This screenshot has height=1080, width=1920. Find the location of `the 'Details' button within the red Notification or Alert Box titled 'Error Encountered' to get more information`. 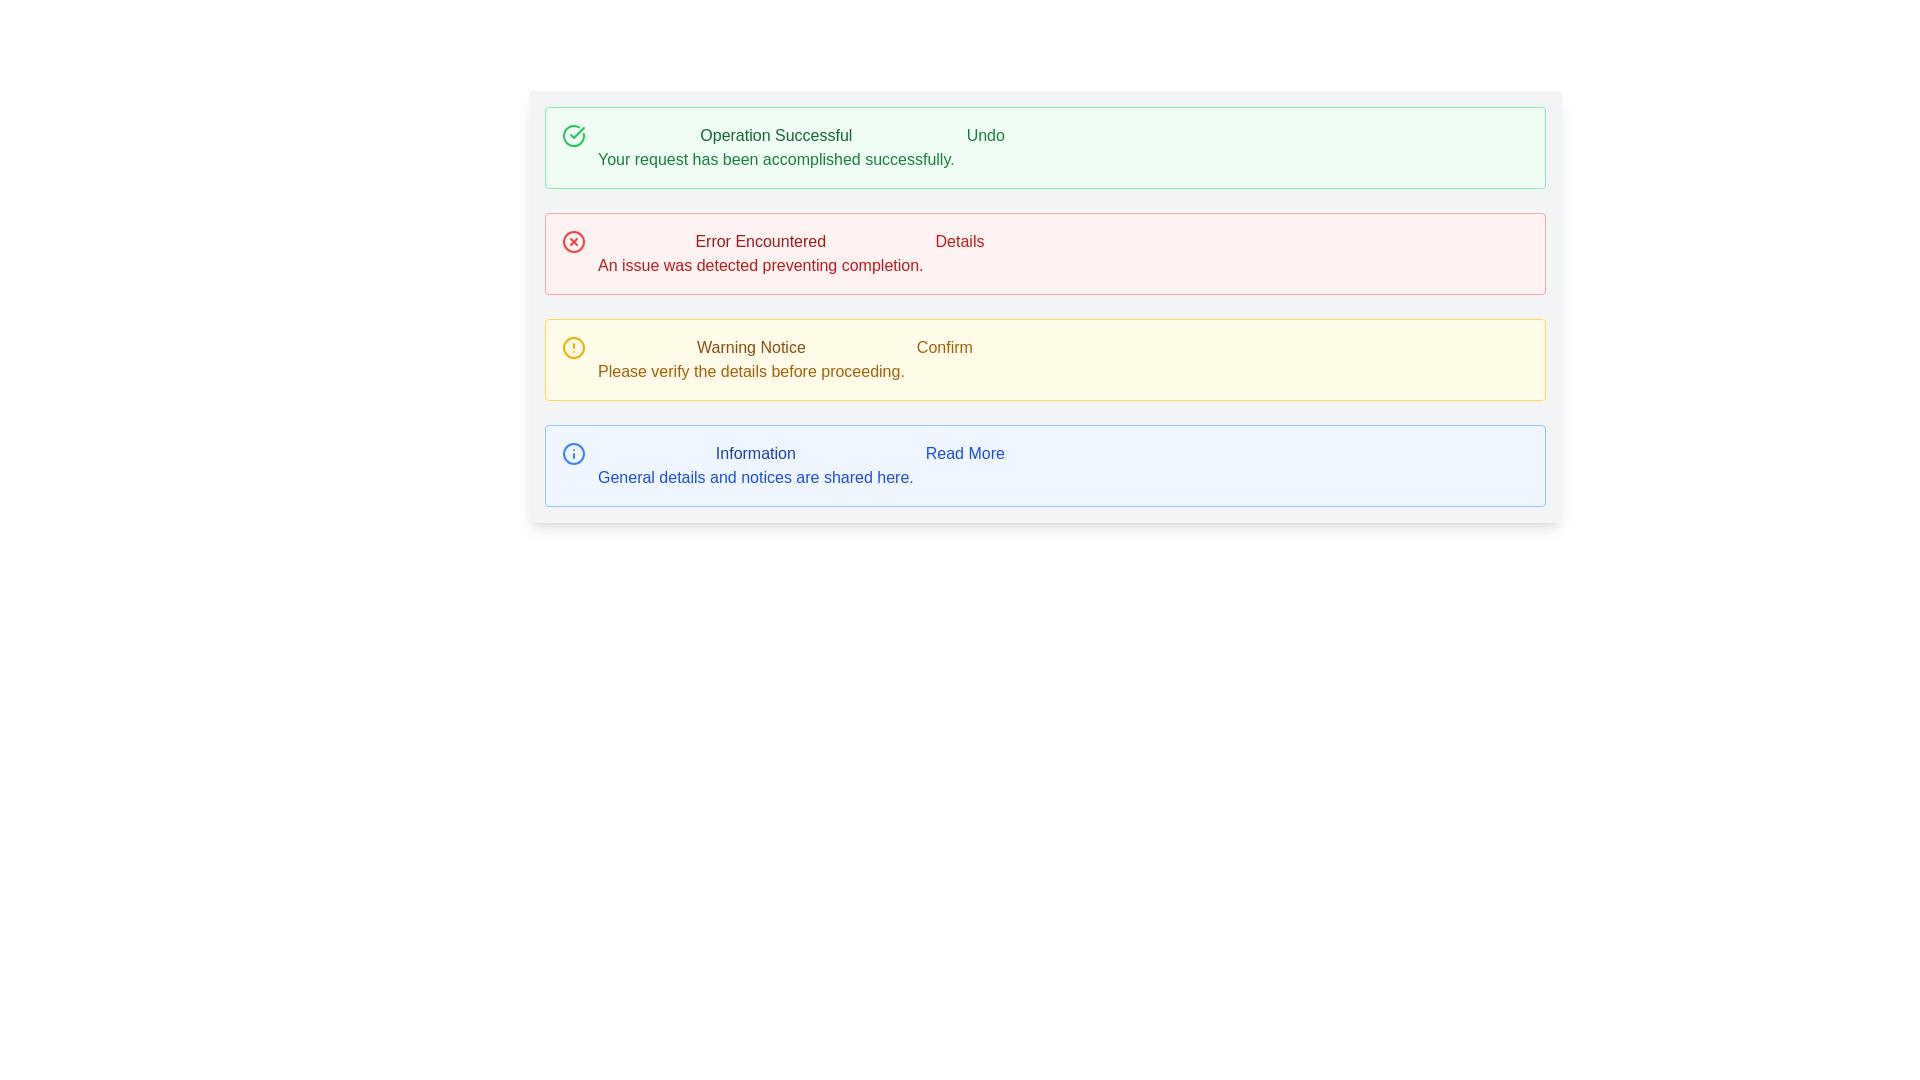

the 'Details' button within the red Notification or Alert Box titled 'Error Encountered' to get more information is located at coordinates (1044, 253).